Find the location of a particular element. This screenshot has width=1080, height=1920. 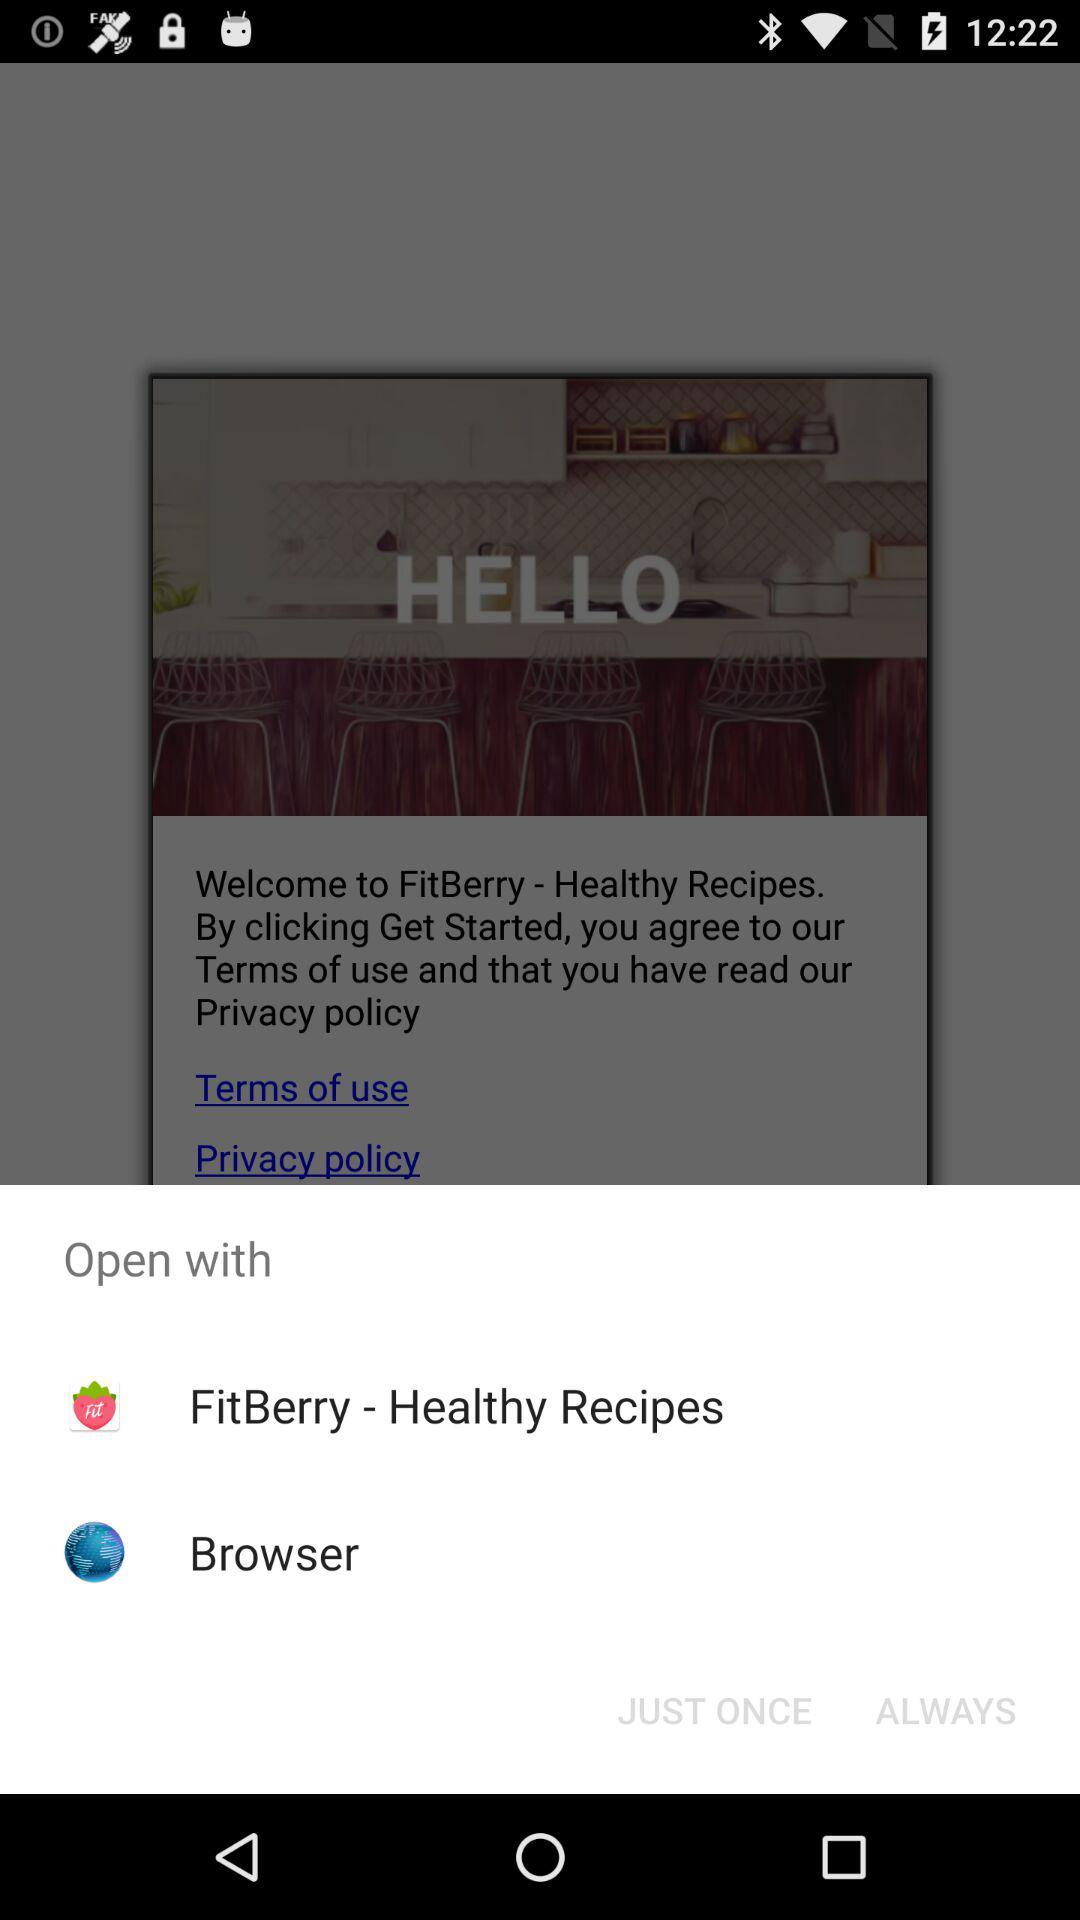

the icon below open with icon is located at coordinates (945, 1708).